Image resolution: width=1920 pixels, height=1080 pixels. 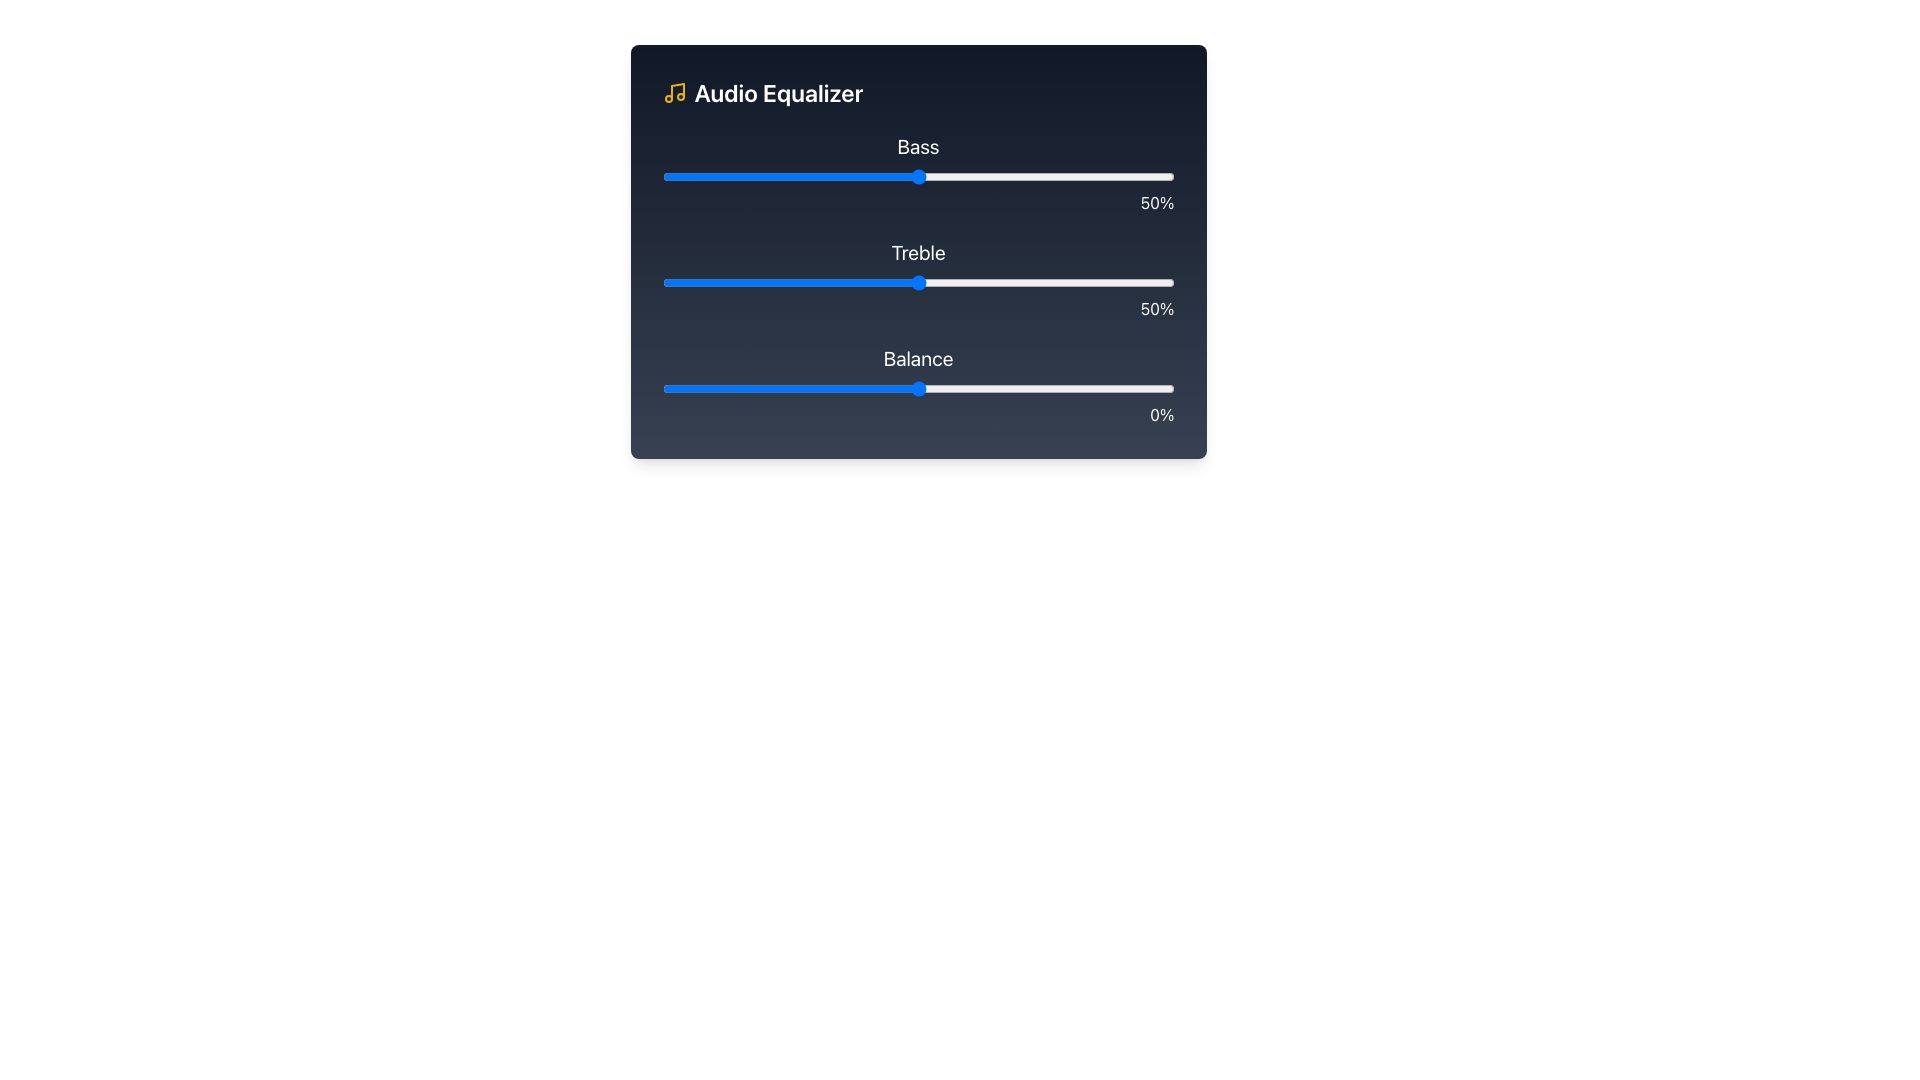 I want to click on balance, so click(x=1138, y=389).